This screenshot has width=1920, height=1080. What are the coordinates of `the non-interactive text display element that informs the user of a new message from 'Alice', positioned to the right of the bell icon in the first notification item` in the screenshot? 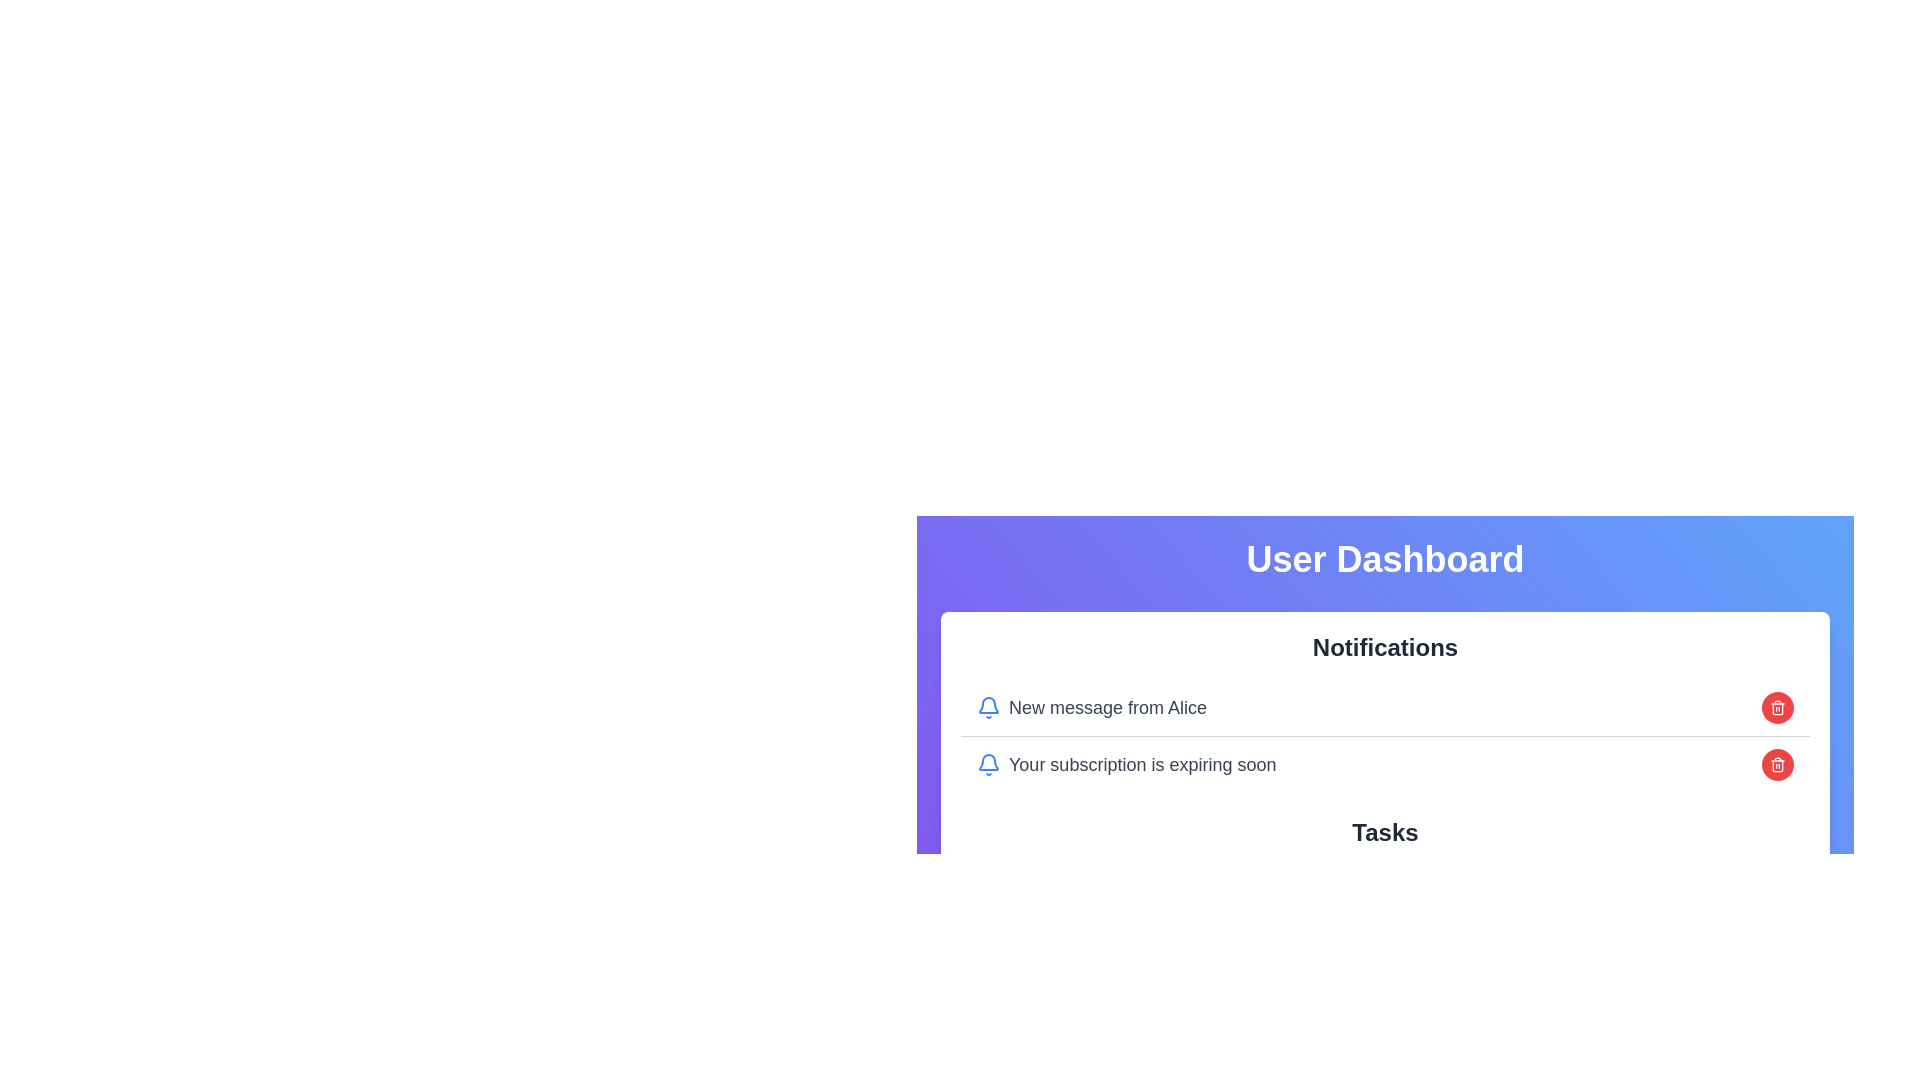 It's located at (1107, 707).